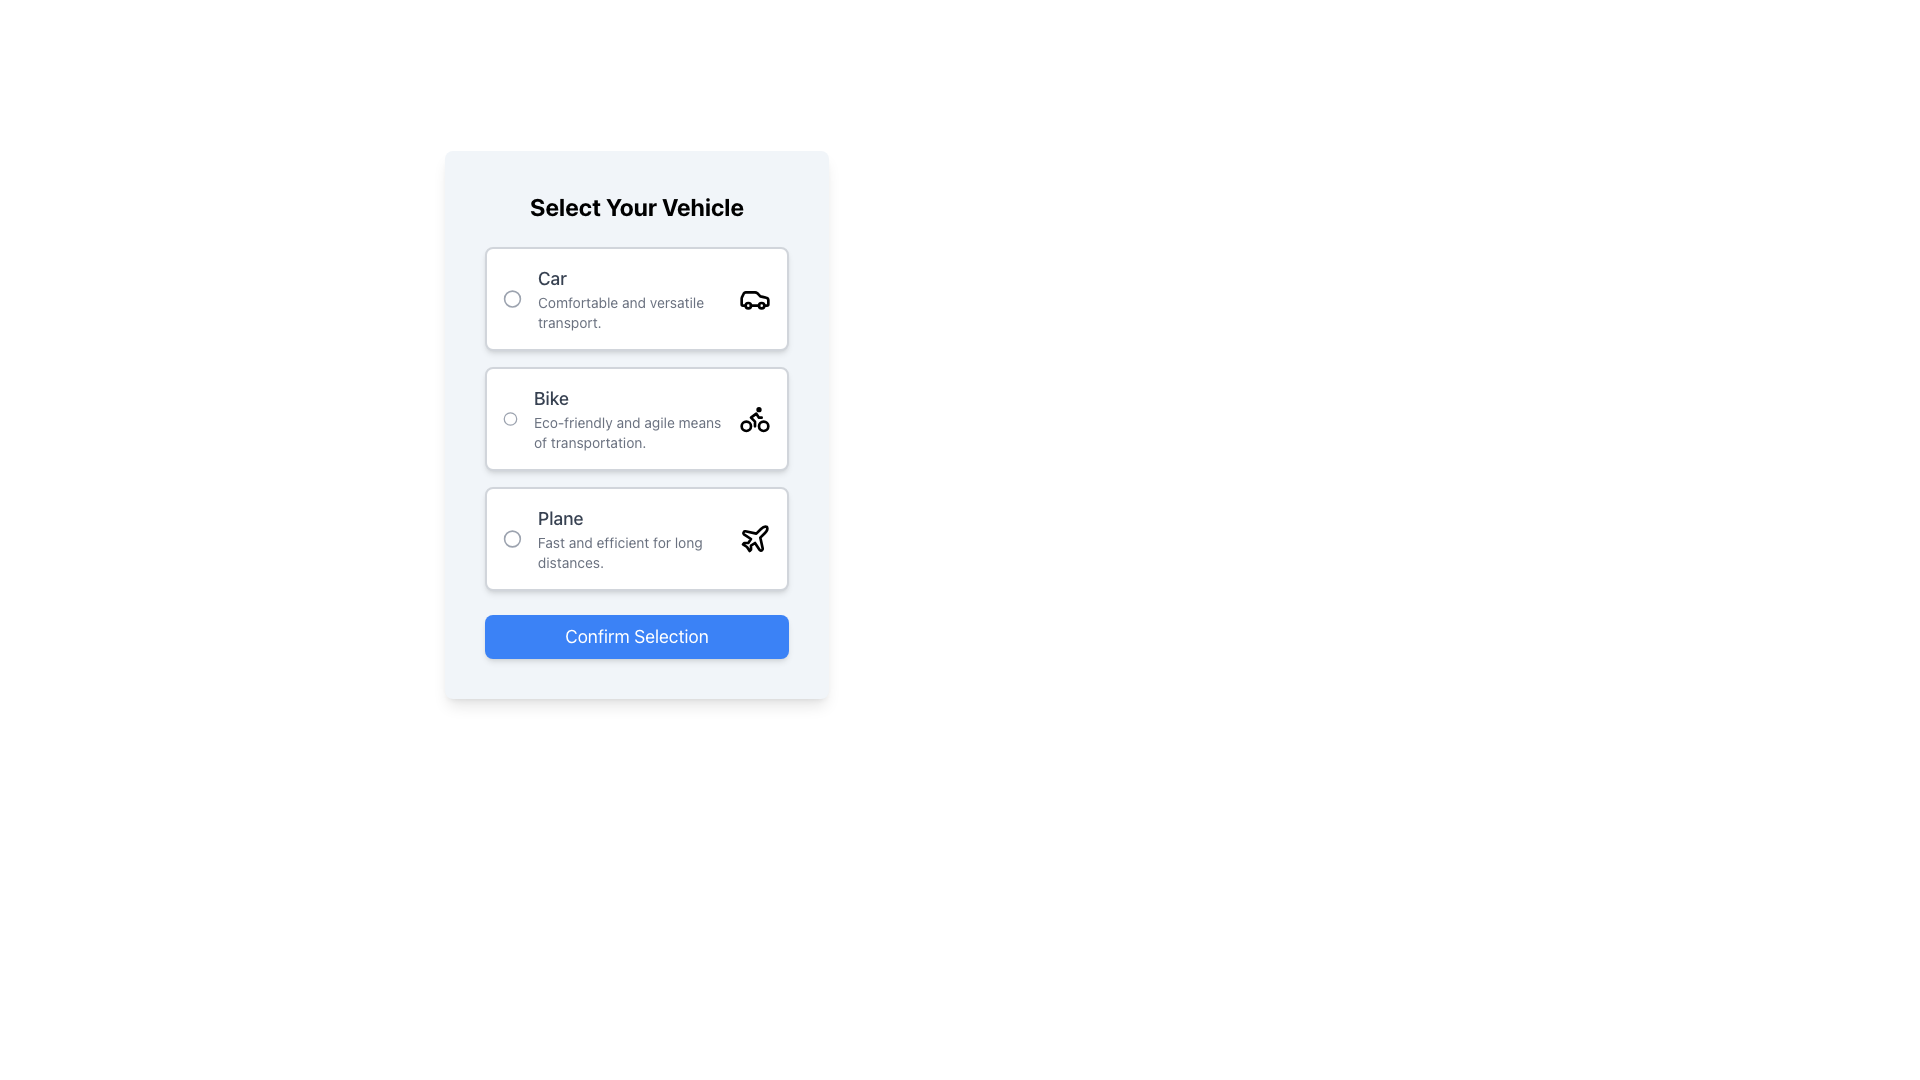 The width and height of the screenshot is (1920, 1080). What do you see at coordinates (753, 538) in the screenshot?
I see `the 'Plane' vehicle type icon located inside the third card, which is positioned below the 'Car' and 'Bike' cards in a vertically stacked list` at bounding box center [753, 538].